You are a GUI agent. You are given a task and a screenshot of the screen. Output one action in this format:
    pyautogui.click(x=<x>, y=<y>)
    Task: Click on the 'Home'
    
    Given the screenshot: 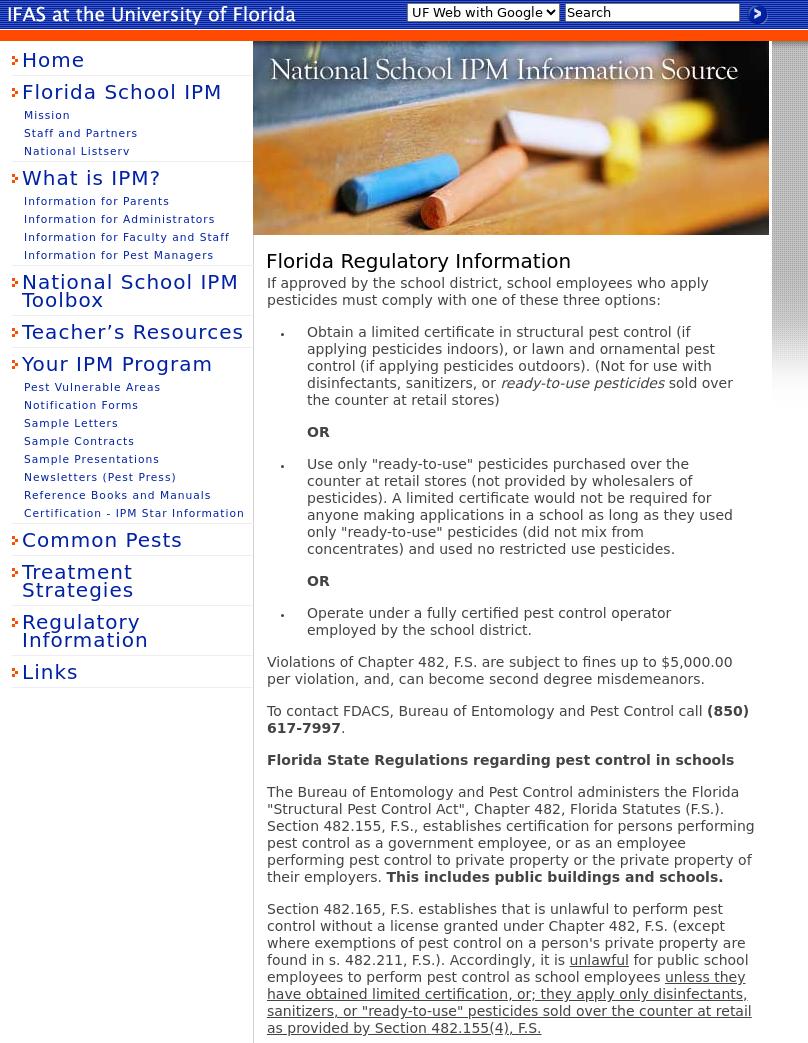 What is the action you would take?
    pyautogui.click(x=21, y=58)
    